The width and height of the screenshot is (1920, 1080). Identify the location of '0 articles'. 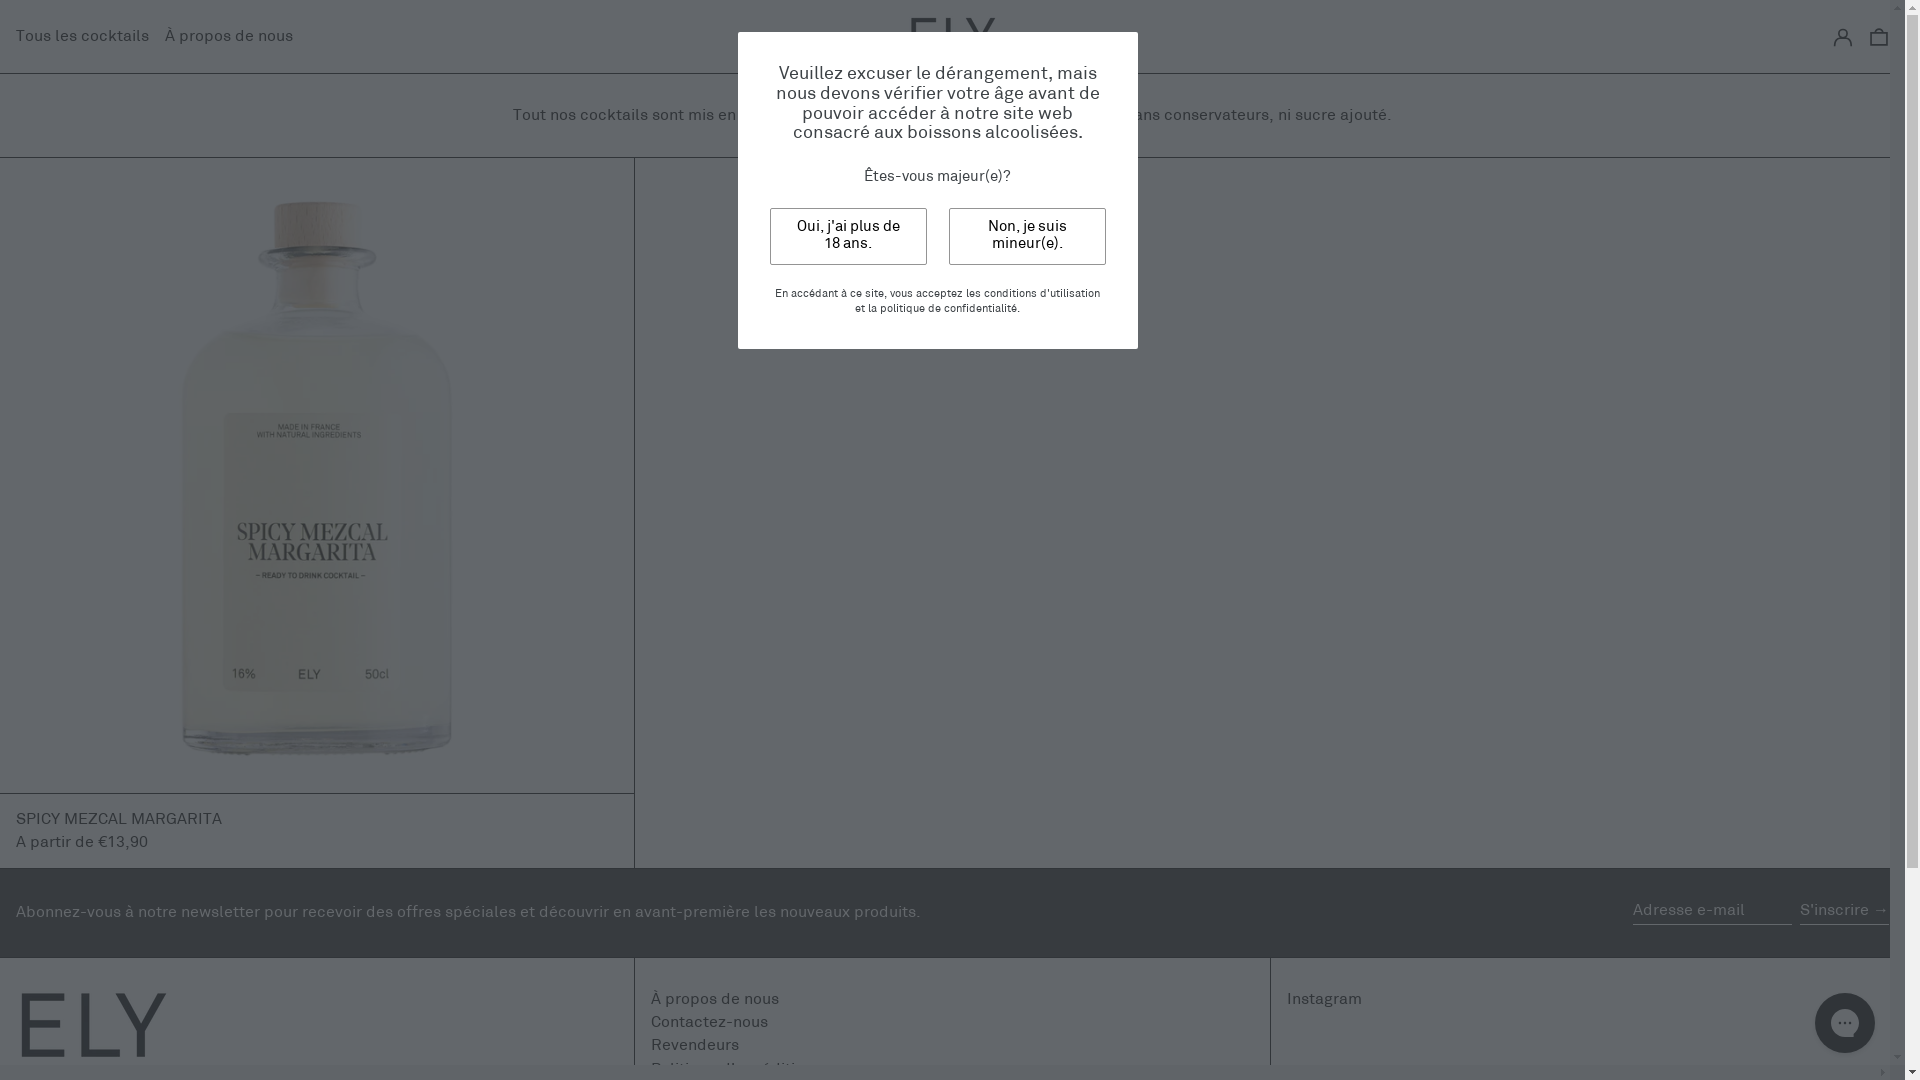
(1877, 36).